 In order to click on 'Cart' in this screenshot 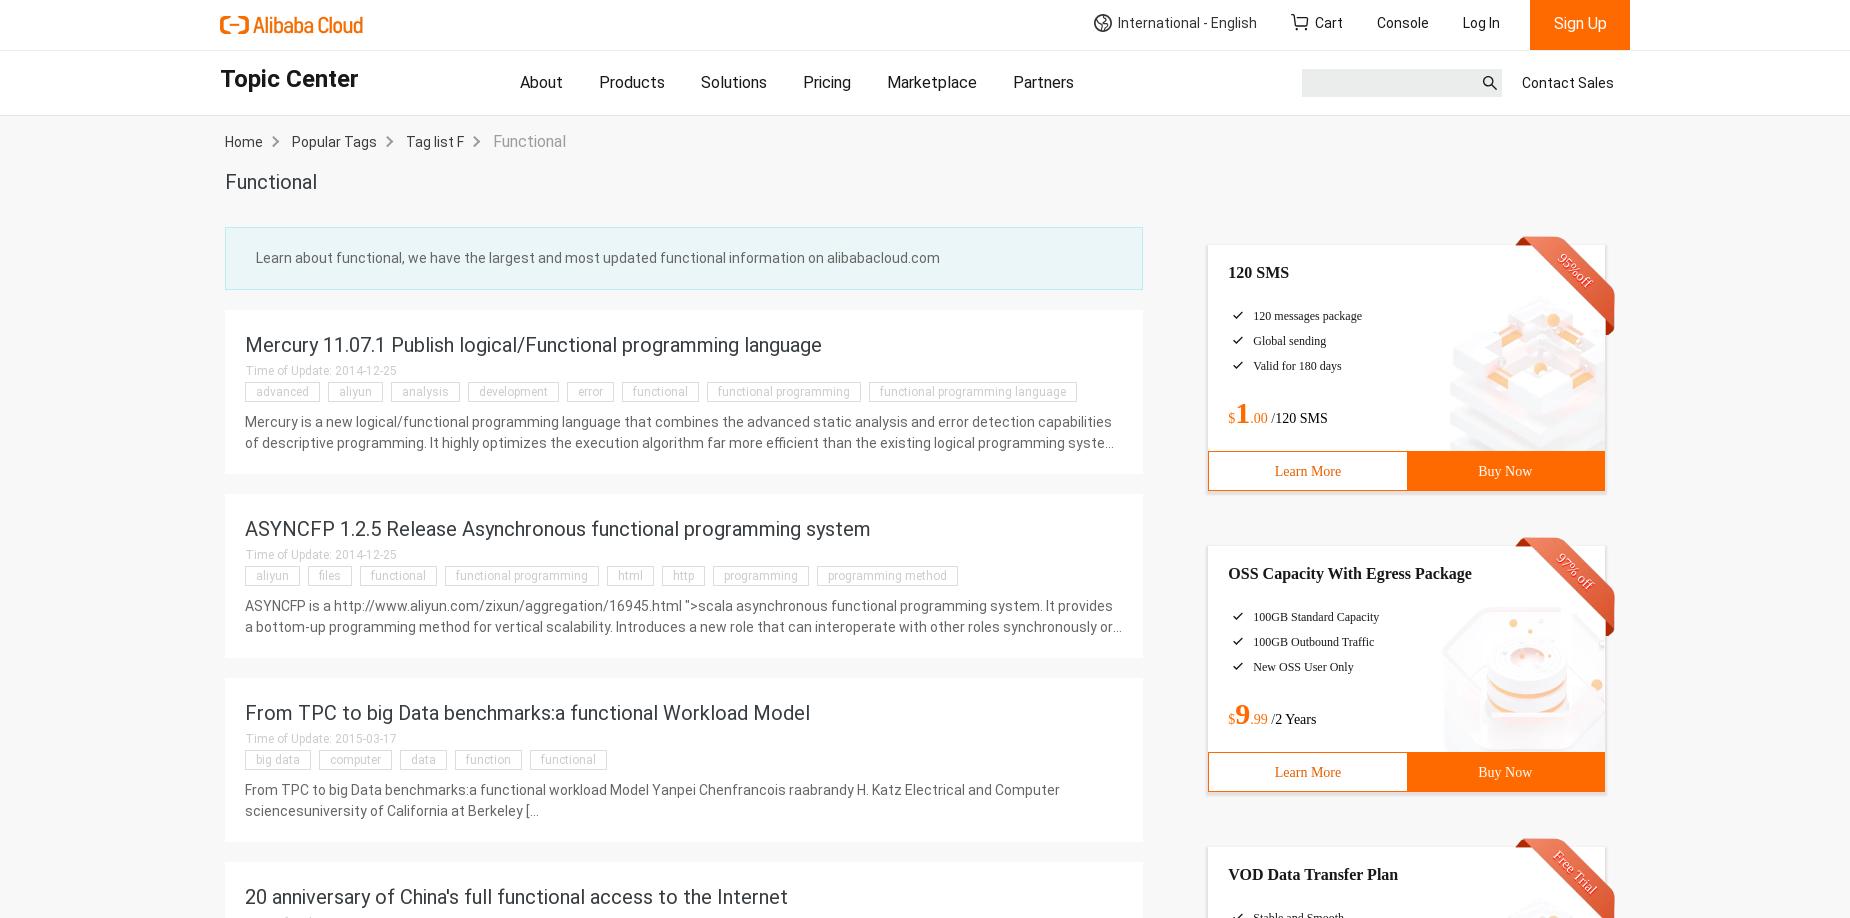, I will do `click(1328, 23)`.